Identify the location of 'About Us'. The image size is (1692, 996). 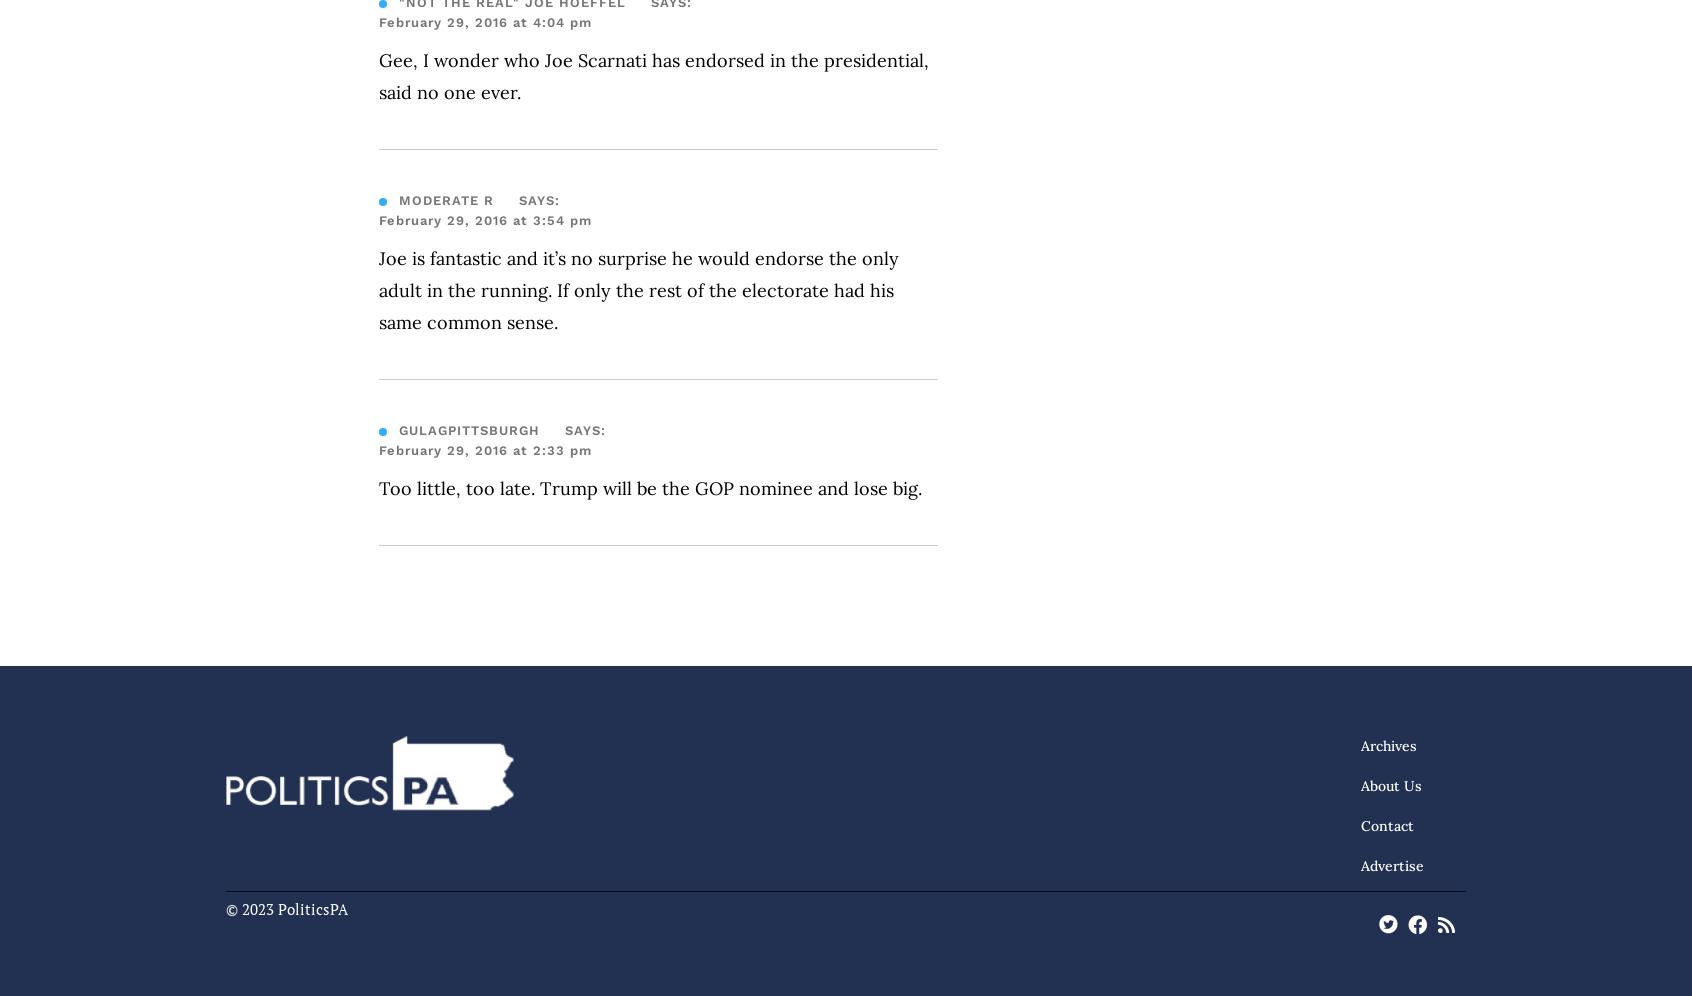
(1360, 786).